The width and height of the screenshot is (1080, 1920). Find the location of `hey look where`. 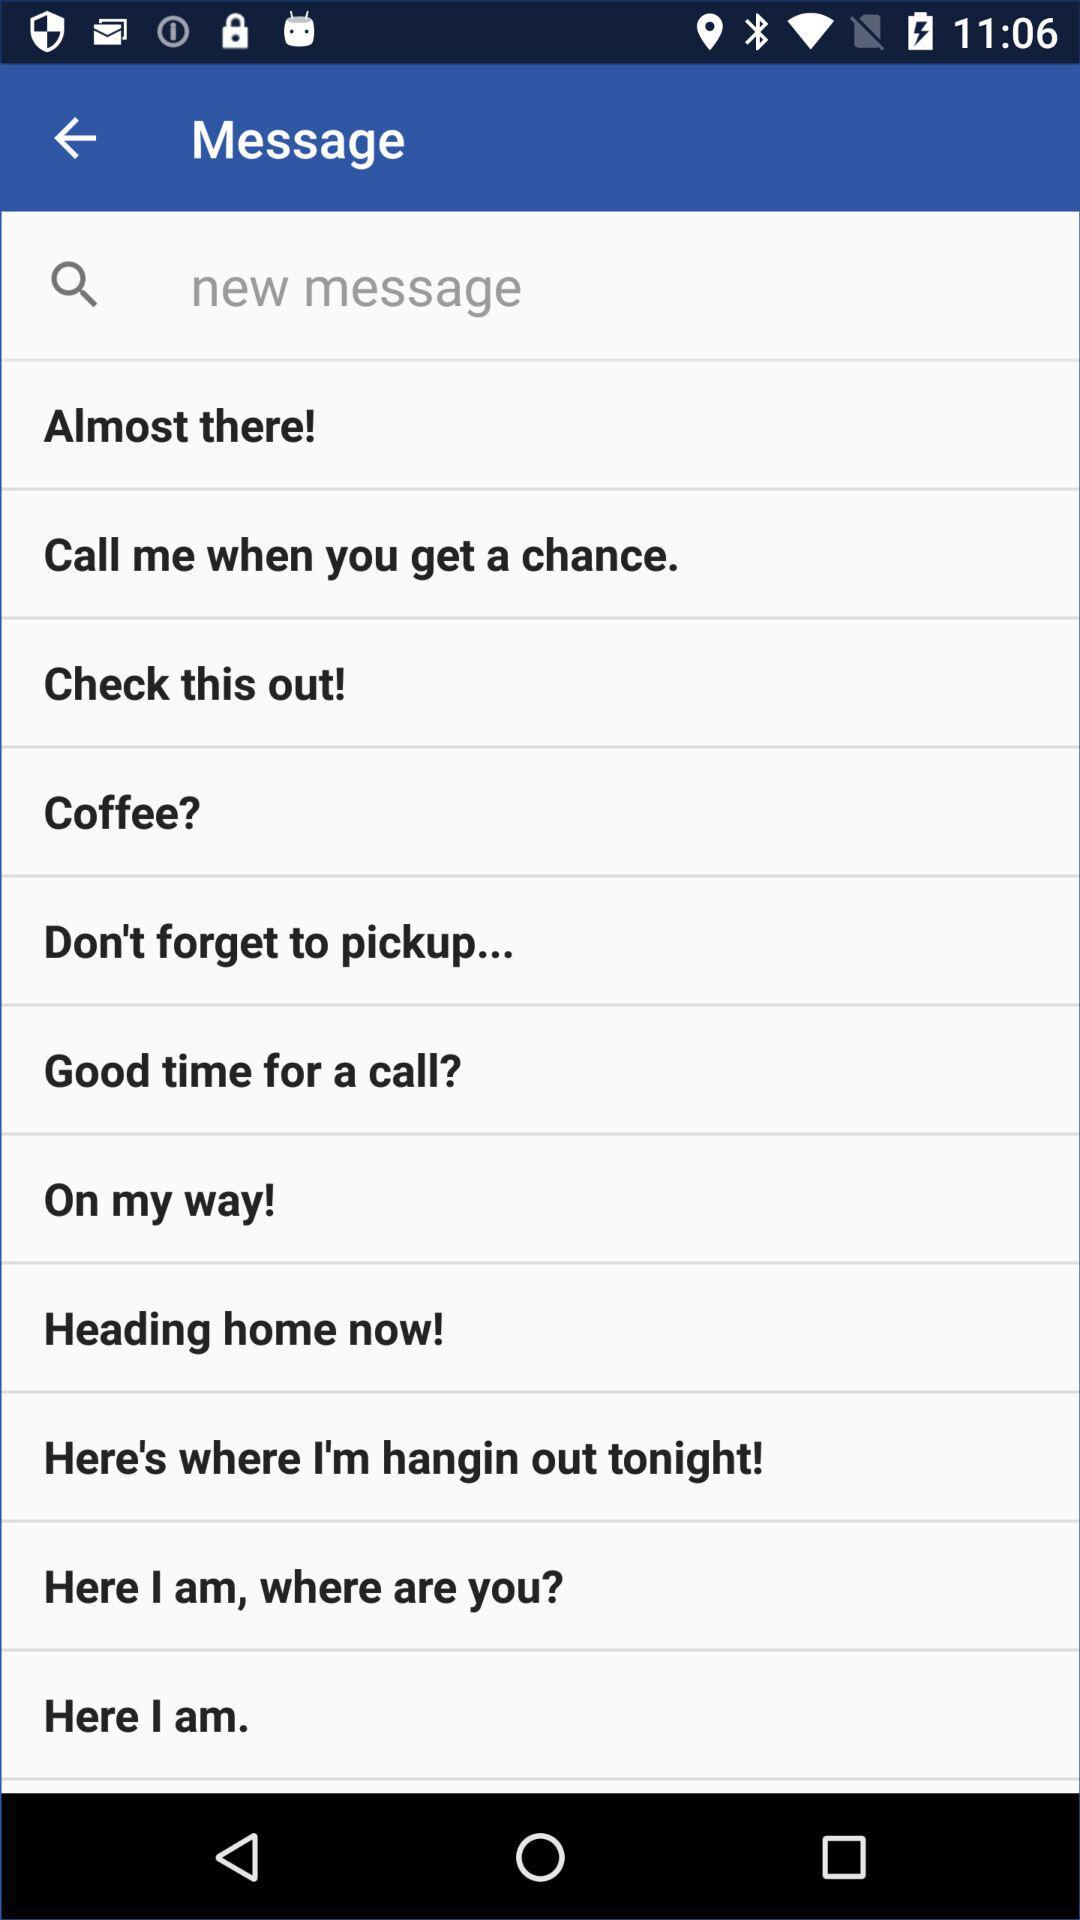

hey look where is located at coordinates (540, 1786).